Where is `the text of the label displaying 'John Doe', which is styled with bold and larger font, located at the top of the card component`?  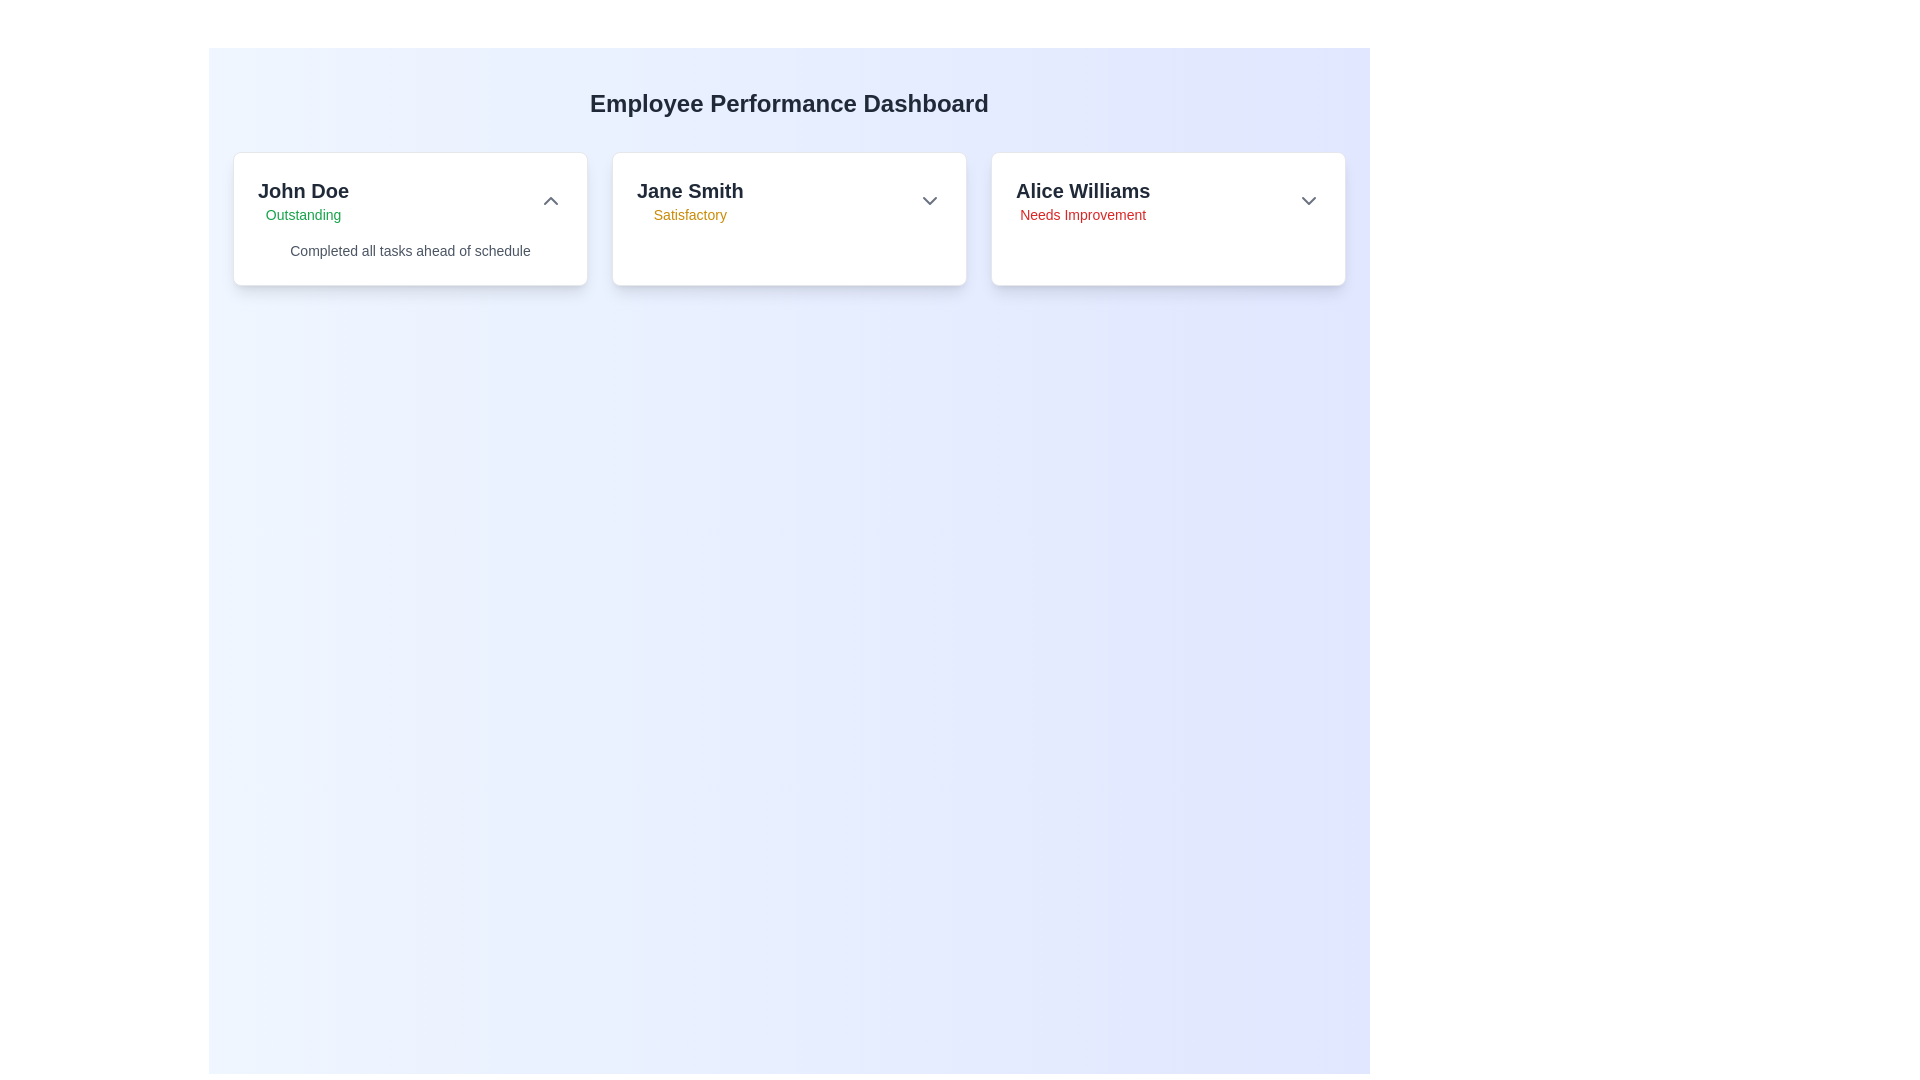
the text of the label displaying 'John Doe', which is styled with bold and larger font, located at the top of the card component is located at coordinates (302, 191).